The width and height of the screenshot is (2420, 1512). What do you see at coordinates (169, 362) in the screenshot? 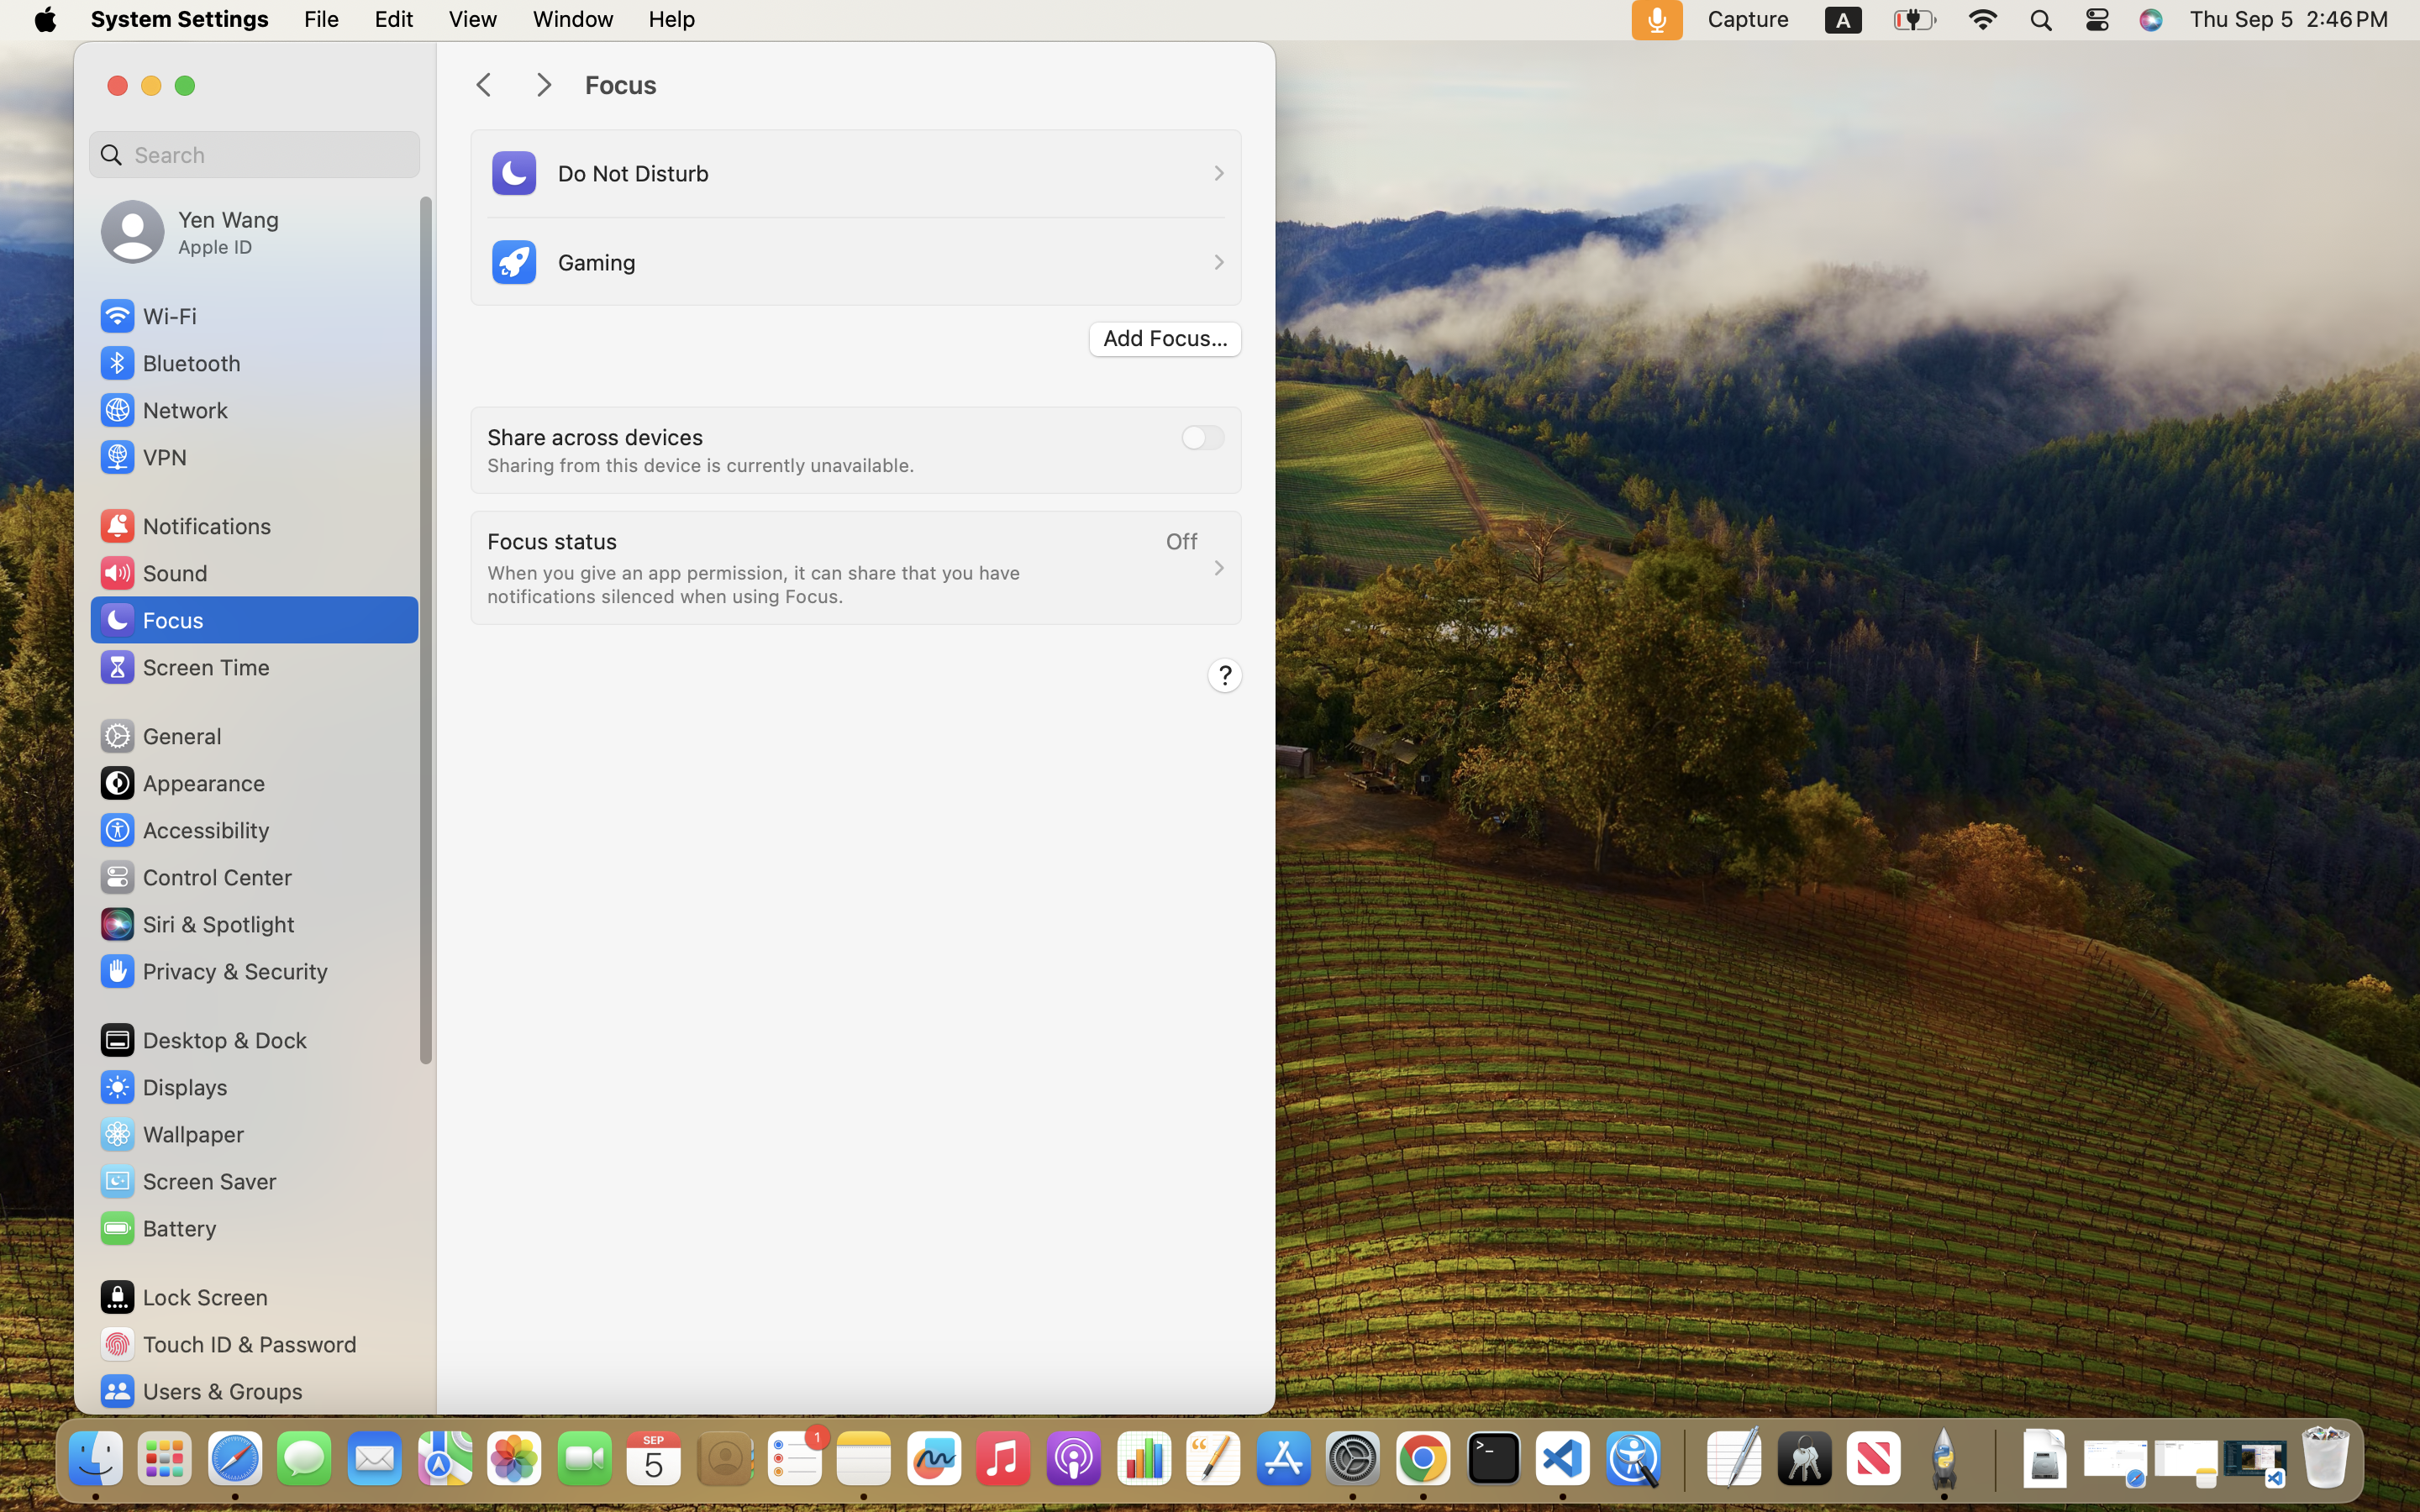
I see `'Bluetooth'` at bounding box center [169, 362].